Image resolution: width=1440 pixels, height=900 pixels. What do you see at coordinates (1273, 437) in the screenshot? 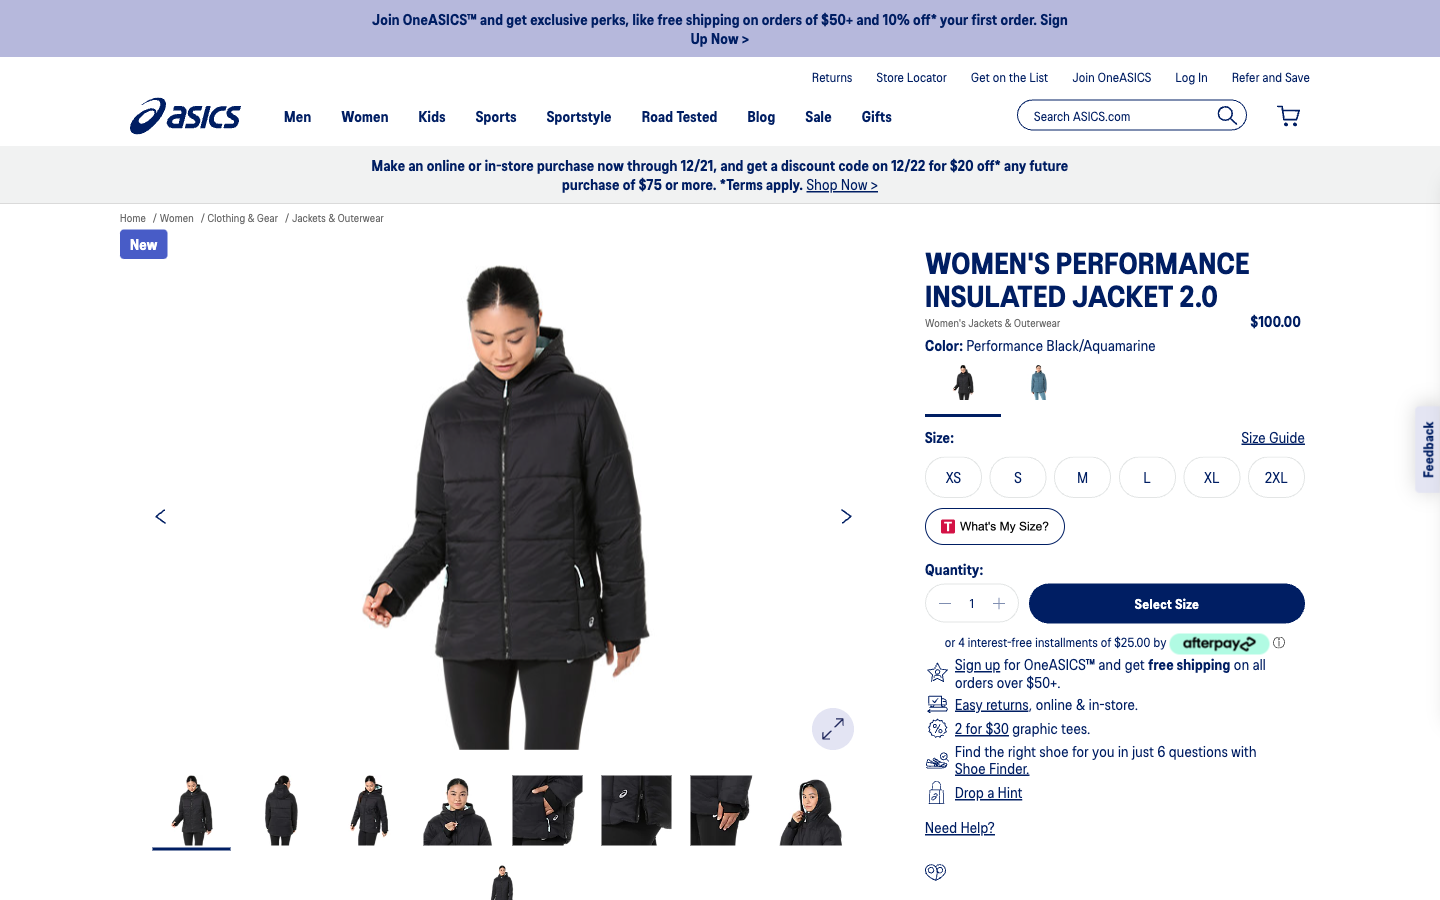
I see `Identify what size of item to order` at bounding box center [1273, 437].